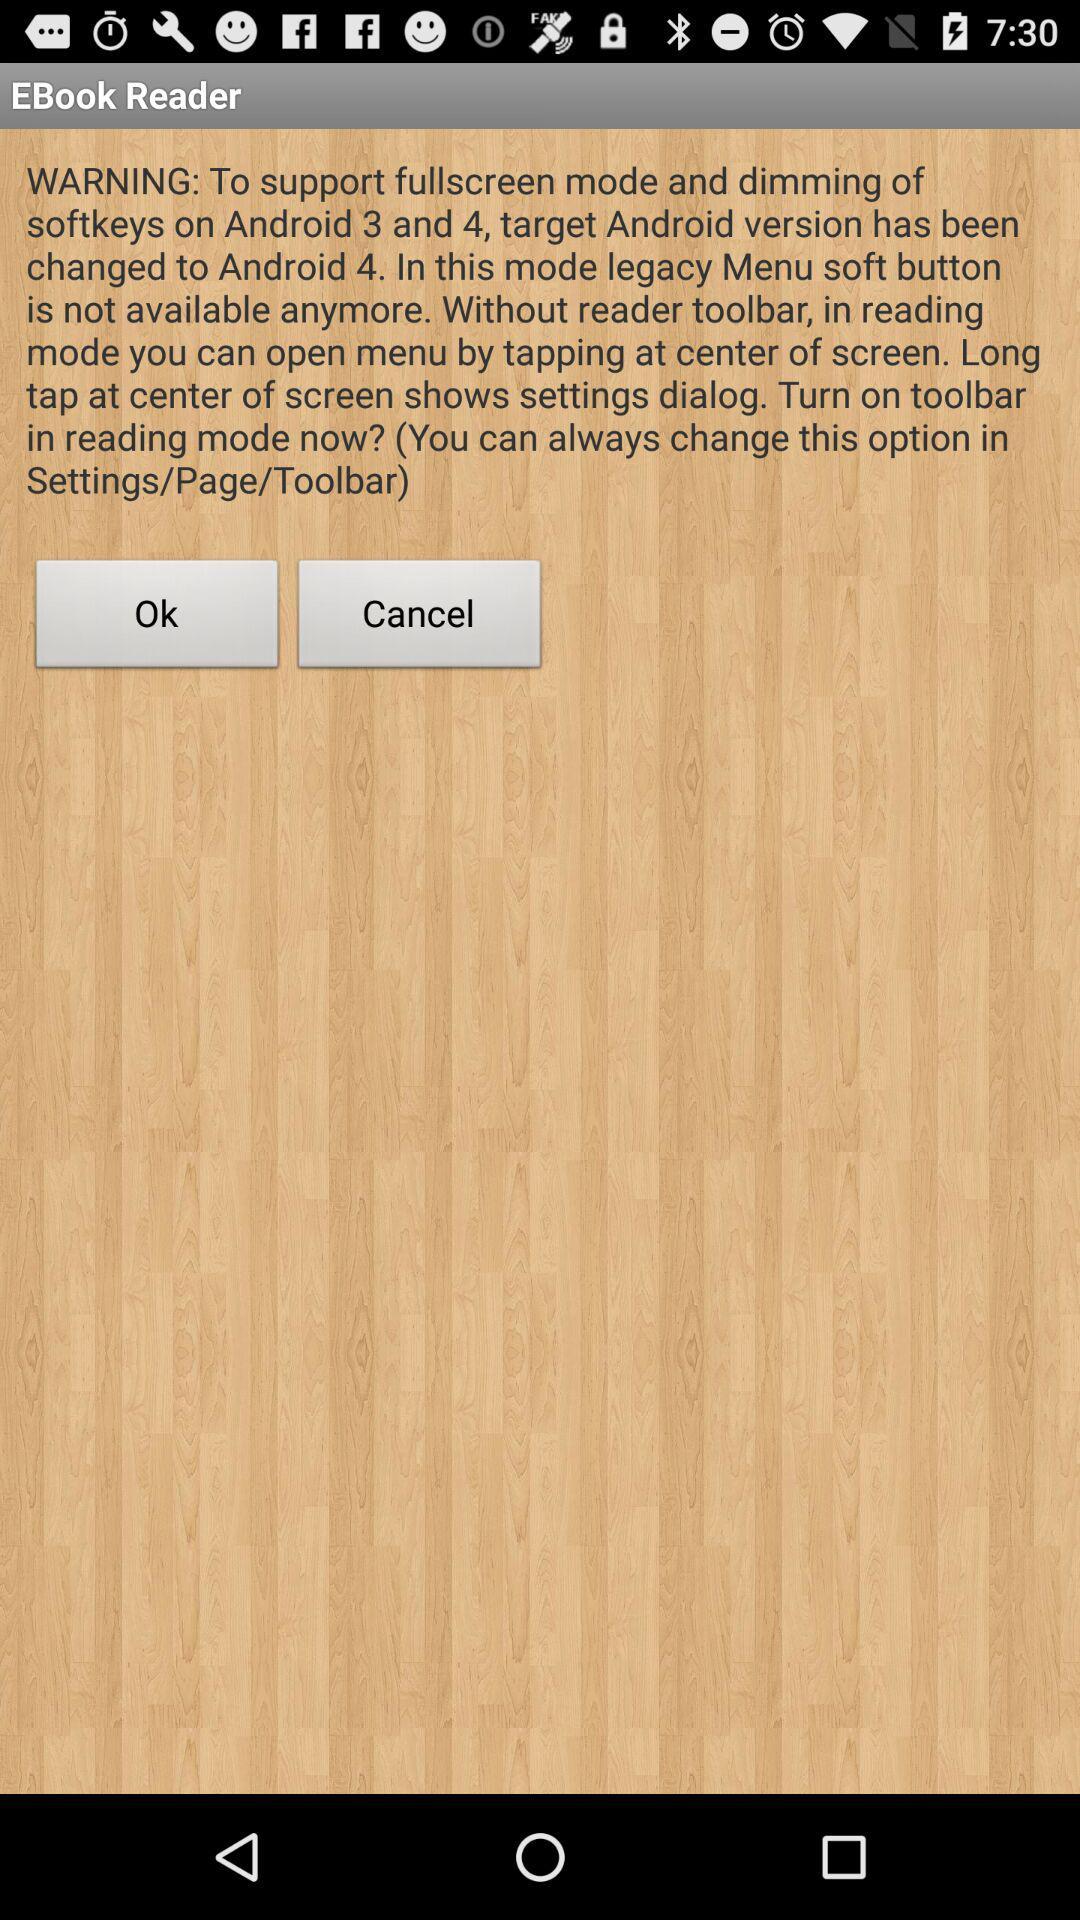 This screenshot has width=1080, height=1920. What do you see at coordinates (156, 618) in the screenshot?
I see `the button next to cancel icon` at bounding box center [156, 618].